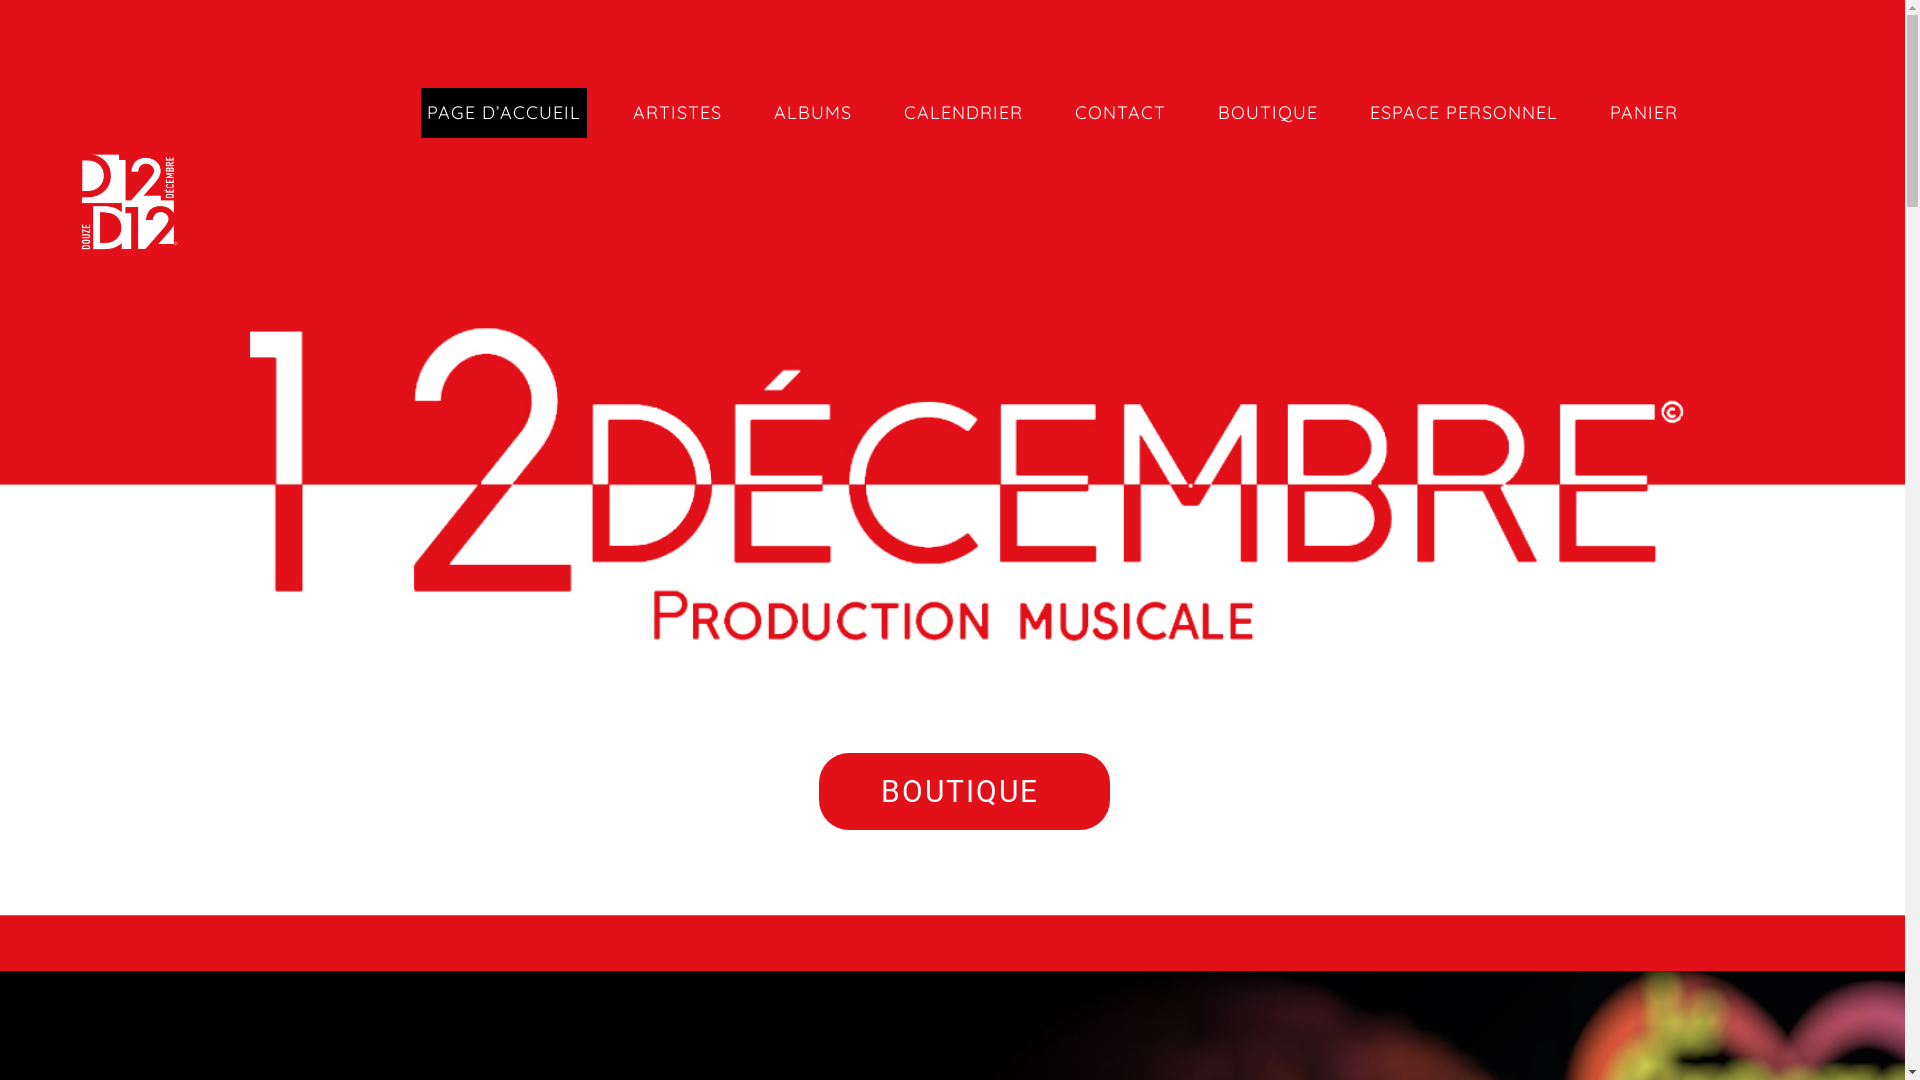 This screenshot has height=1080, width=1920. I want to click on 'ALBUMS', so click(812, 112).